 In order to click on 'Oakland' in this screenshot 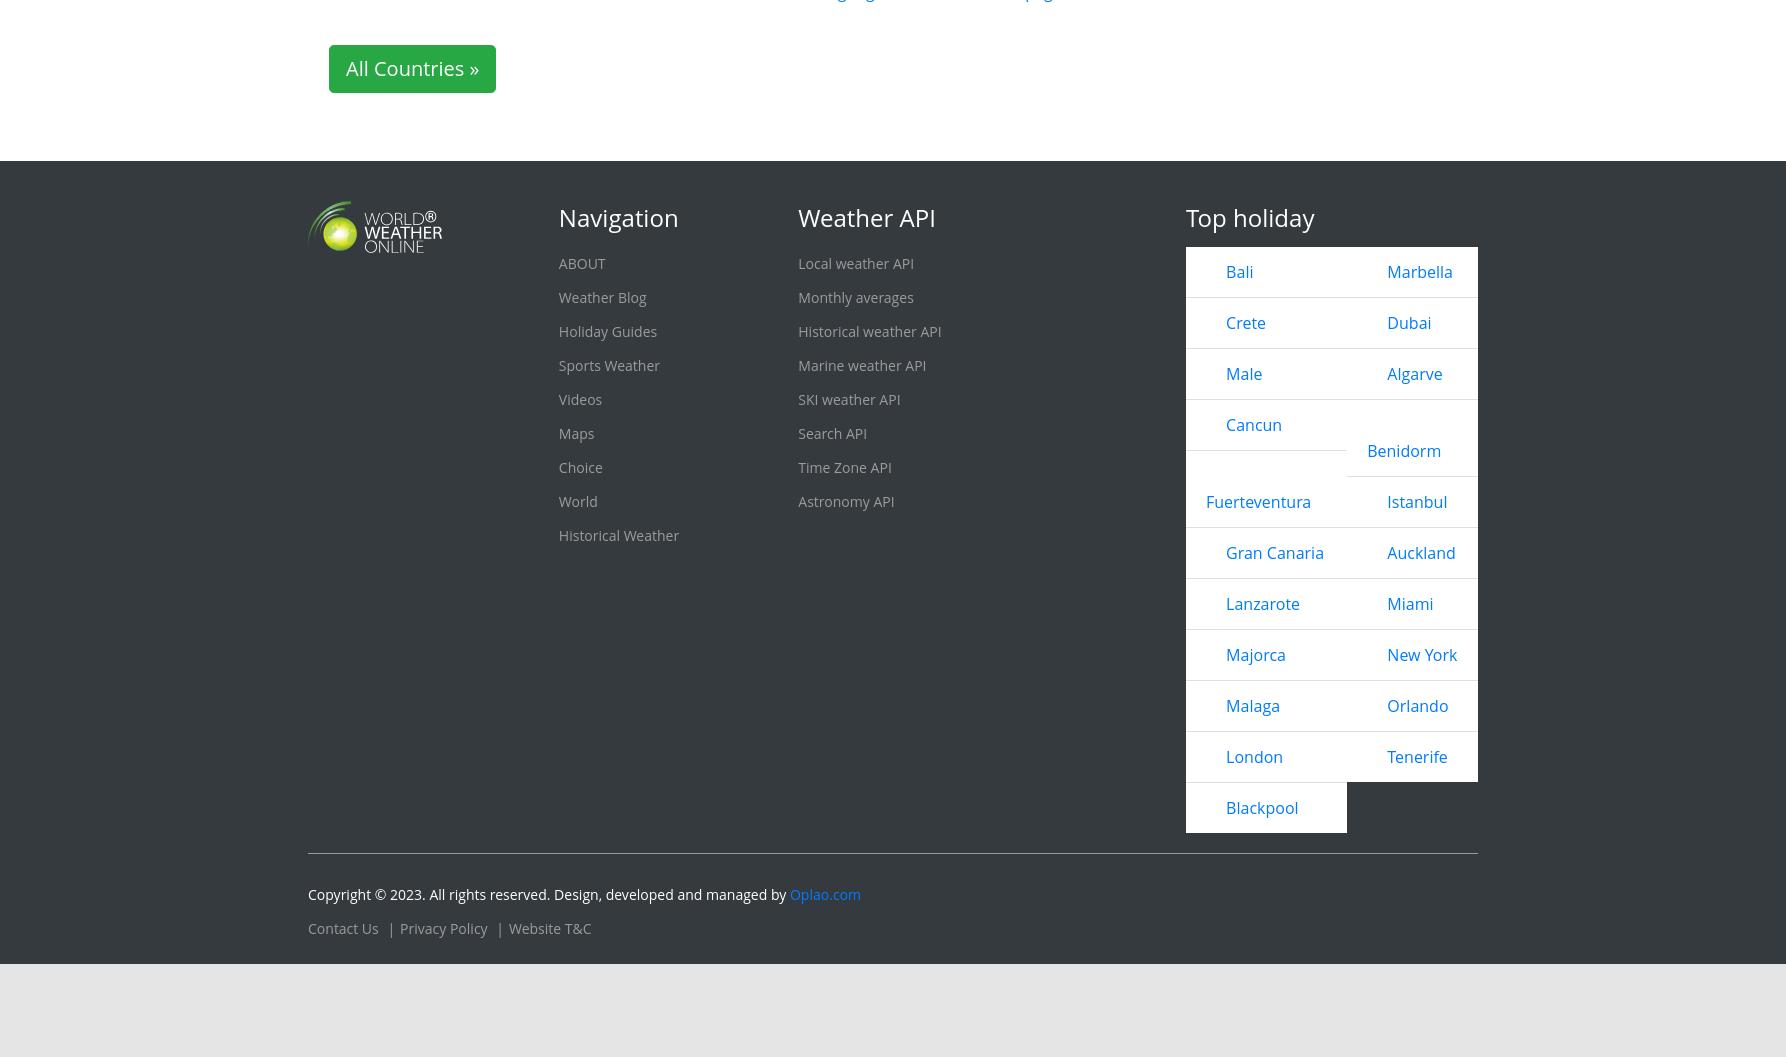, I will do `click(576, 32)`.